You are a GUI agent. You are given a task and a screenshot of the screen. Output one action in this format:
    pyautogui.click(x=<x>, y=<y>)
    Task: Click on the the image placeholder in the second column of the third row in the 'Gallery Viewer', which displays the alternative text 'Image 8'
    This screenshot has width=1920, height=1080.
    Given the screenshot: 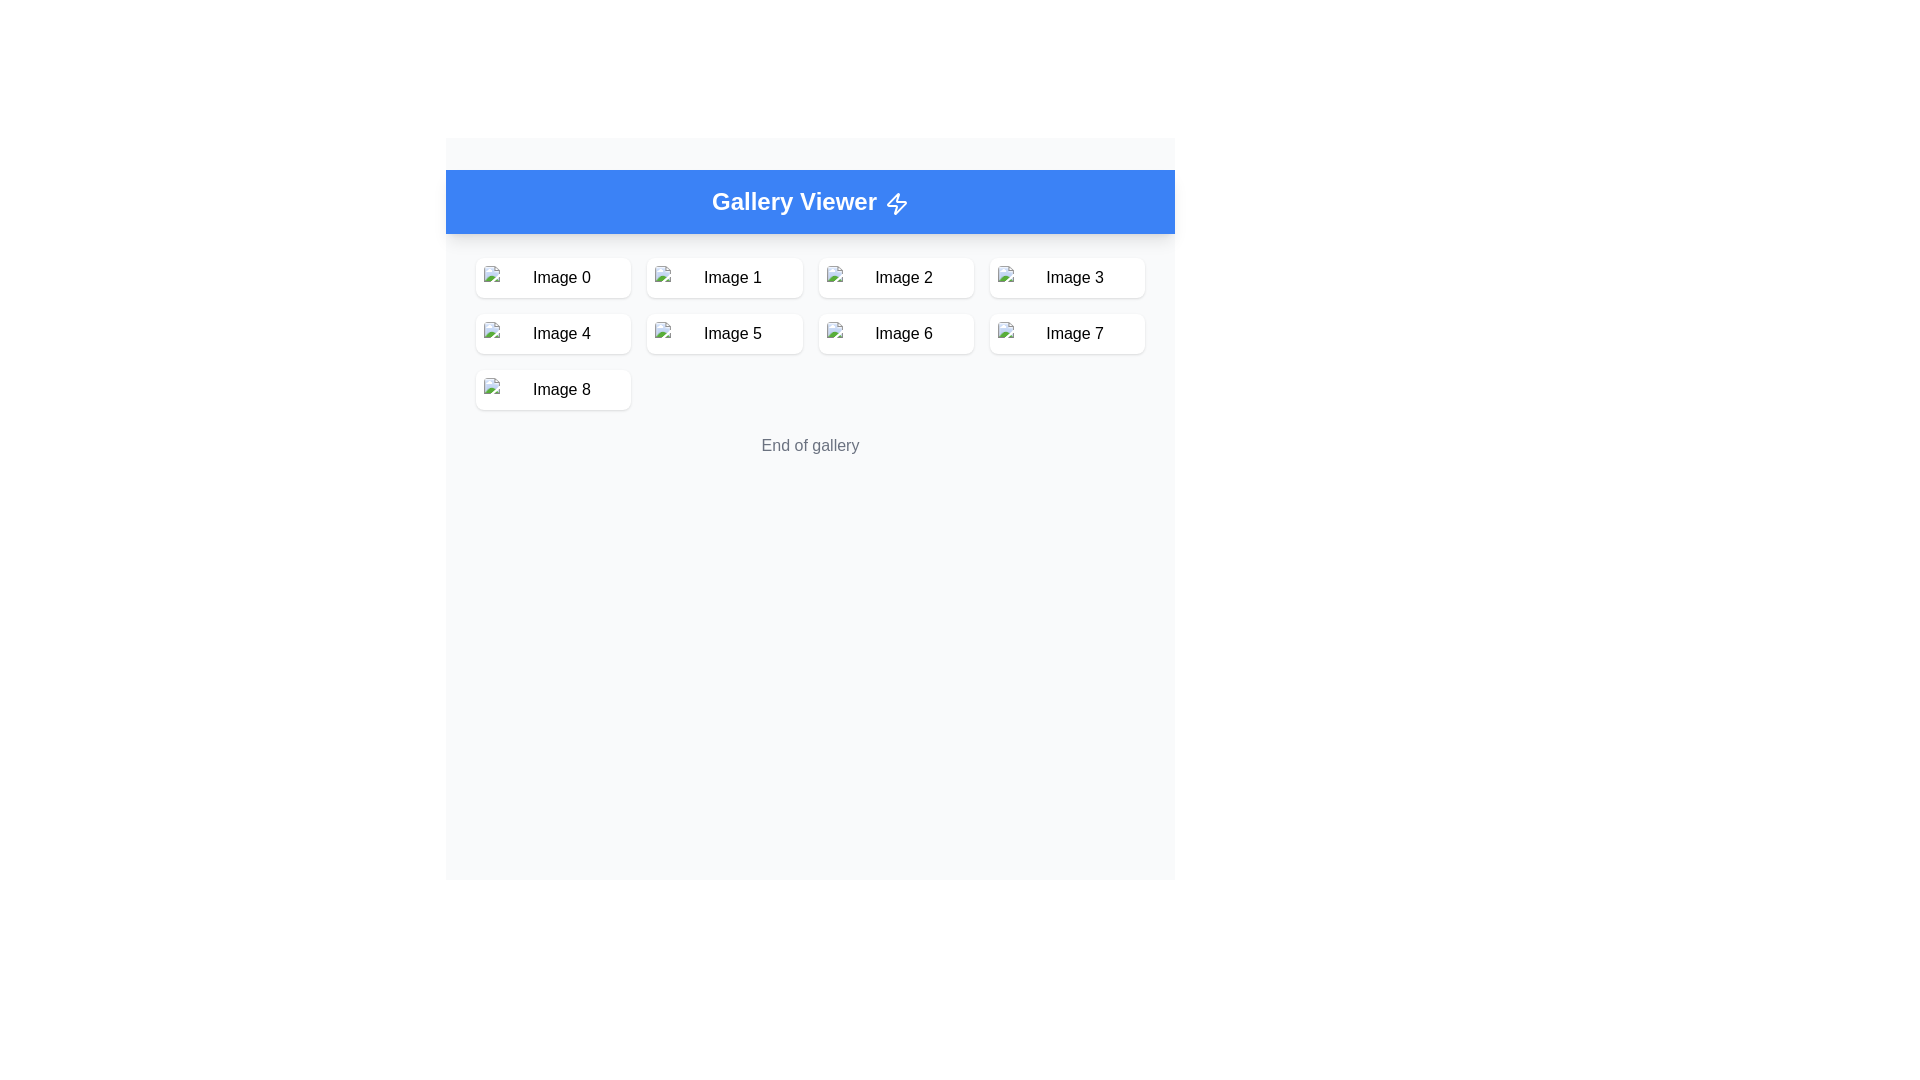 What is the action you would take?
    pyautogui.click(x=553, y=389)
    